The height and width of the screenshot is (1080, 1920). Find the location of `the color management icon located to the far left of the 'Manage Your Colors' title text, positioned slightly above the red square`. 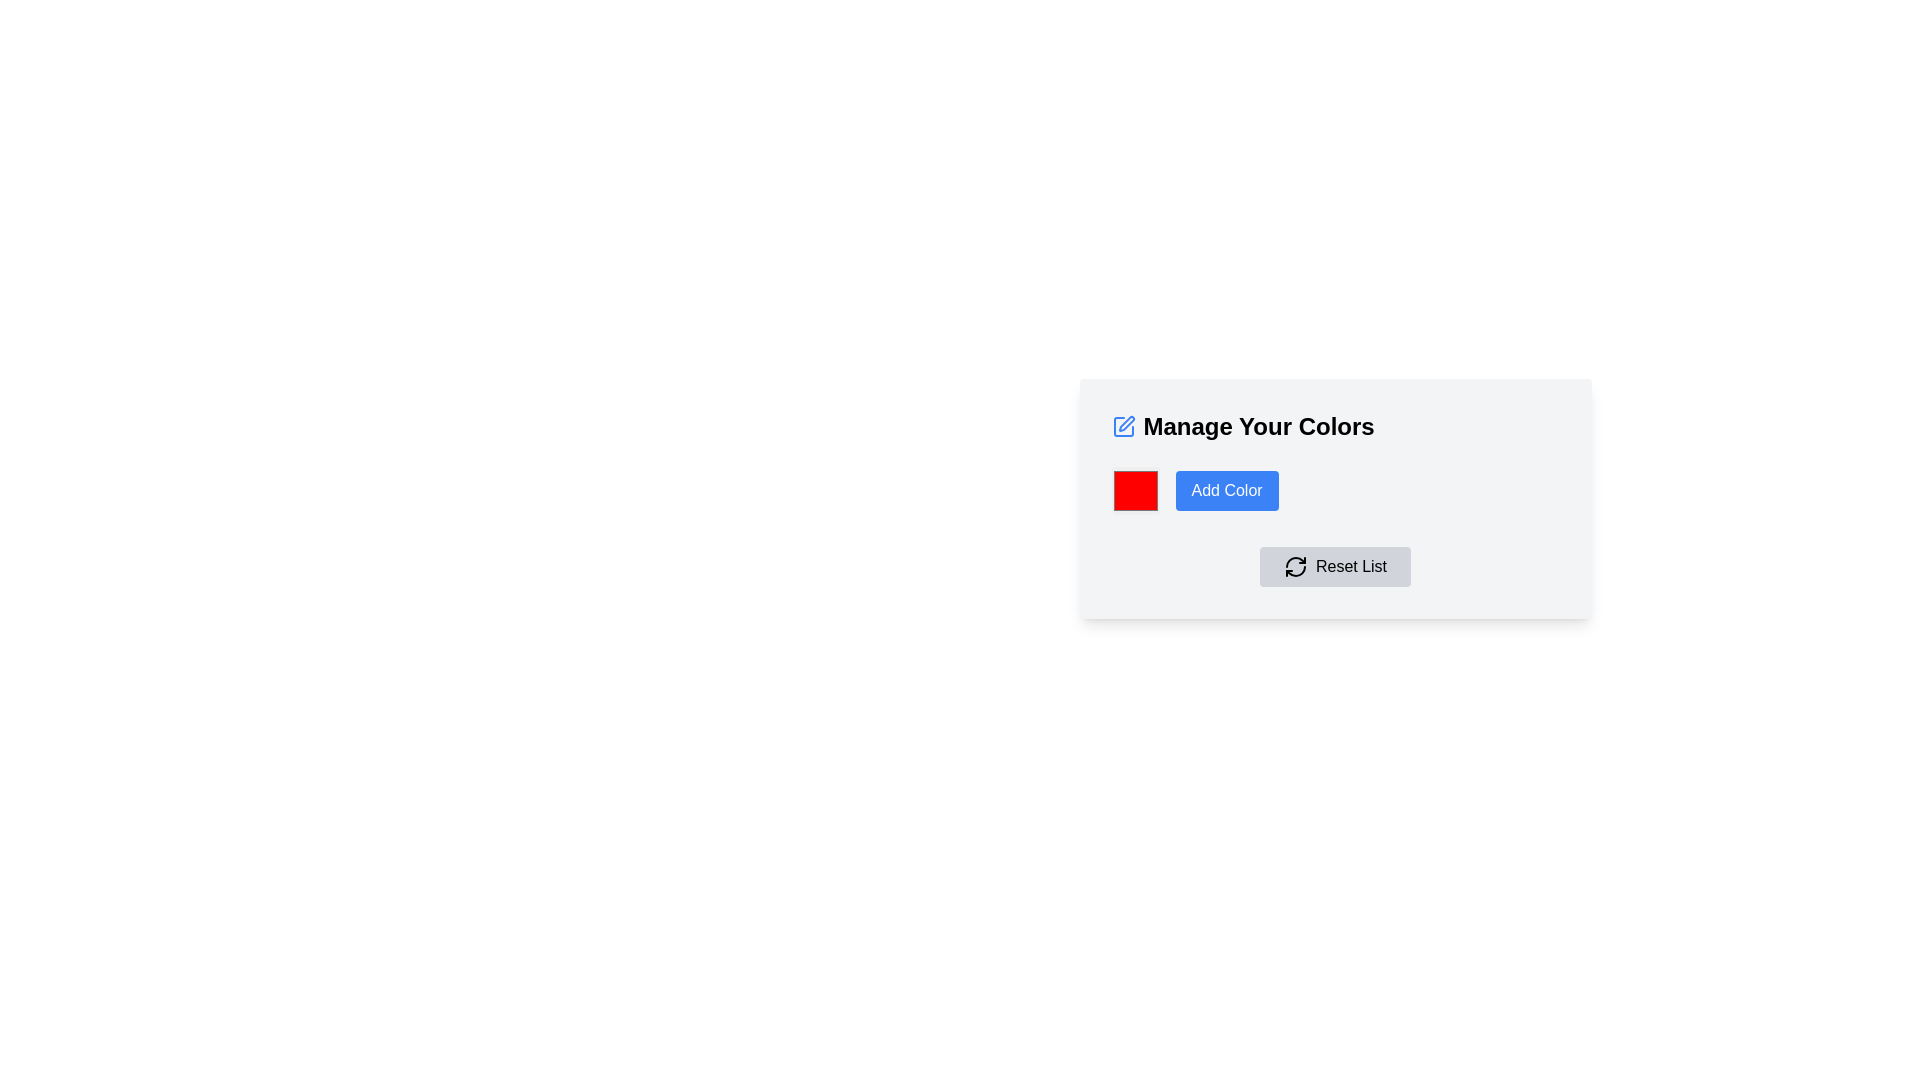

the color management icon located to the far left of the 'Manage Your Colors' title text, positioned slightly above the red square is located at coordinates (1123, 426).